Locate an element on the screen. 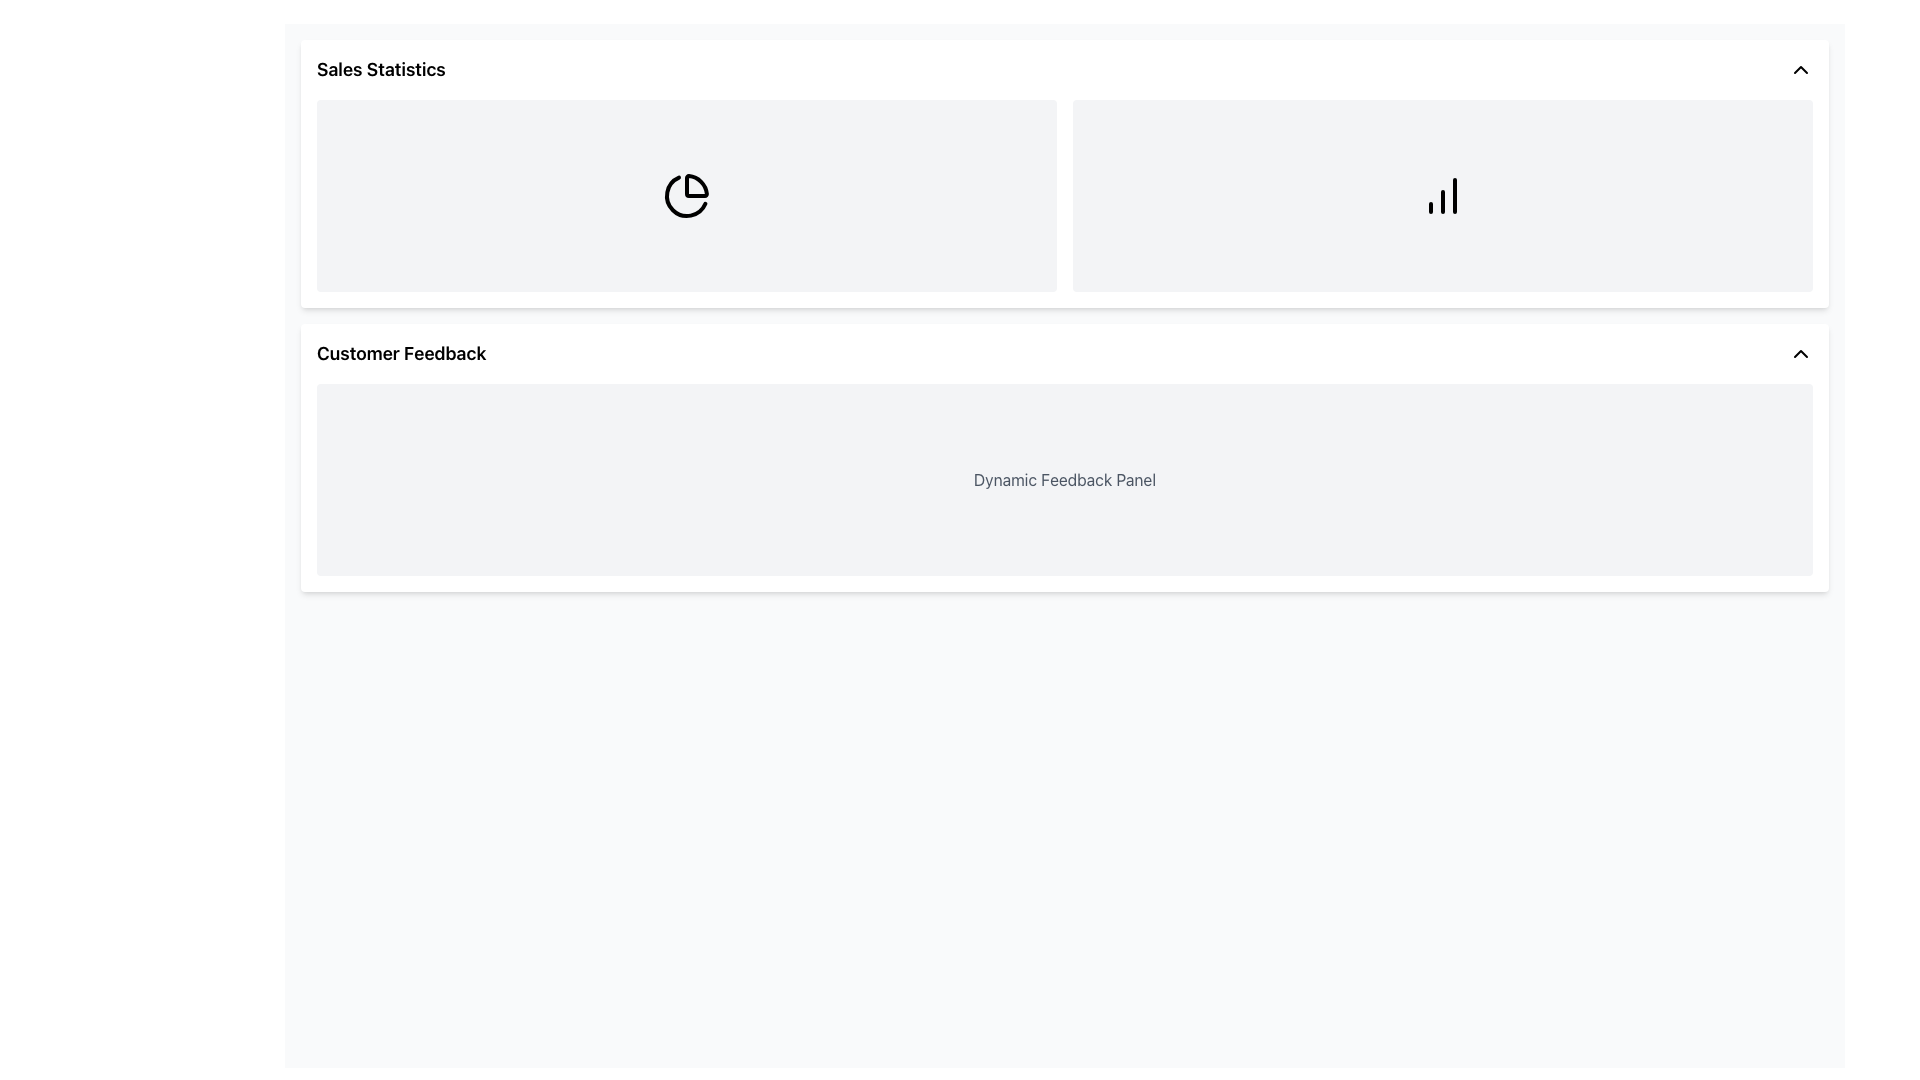 The width and height of the screenshot is (1920, 1080). the increasing bar chart icon located in the upper portion of the layout under the 'Sales Statistics' heading is located at coordinates (1443, 196).